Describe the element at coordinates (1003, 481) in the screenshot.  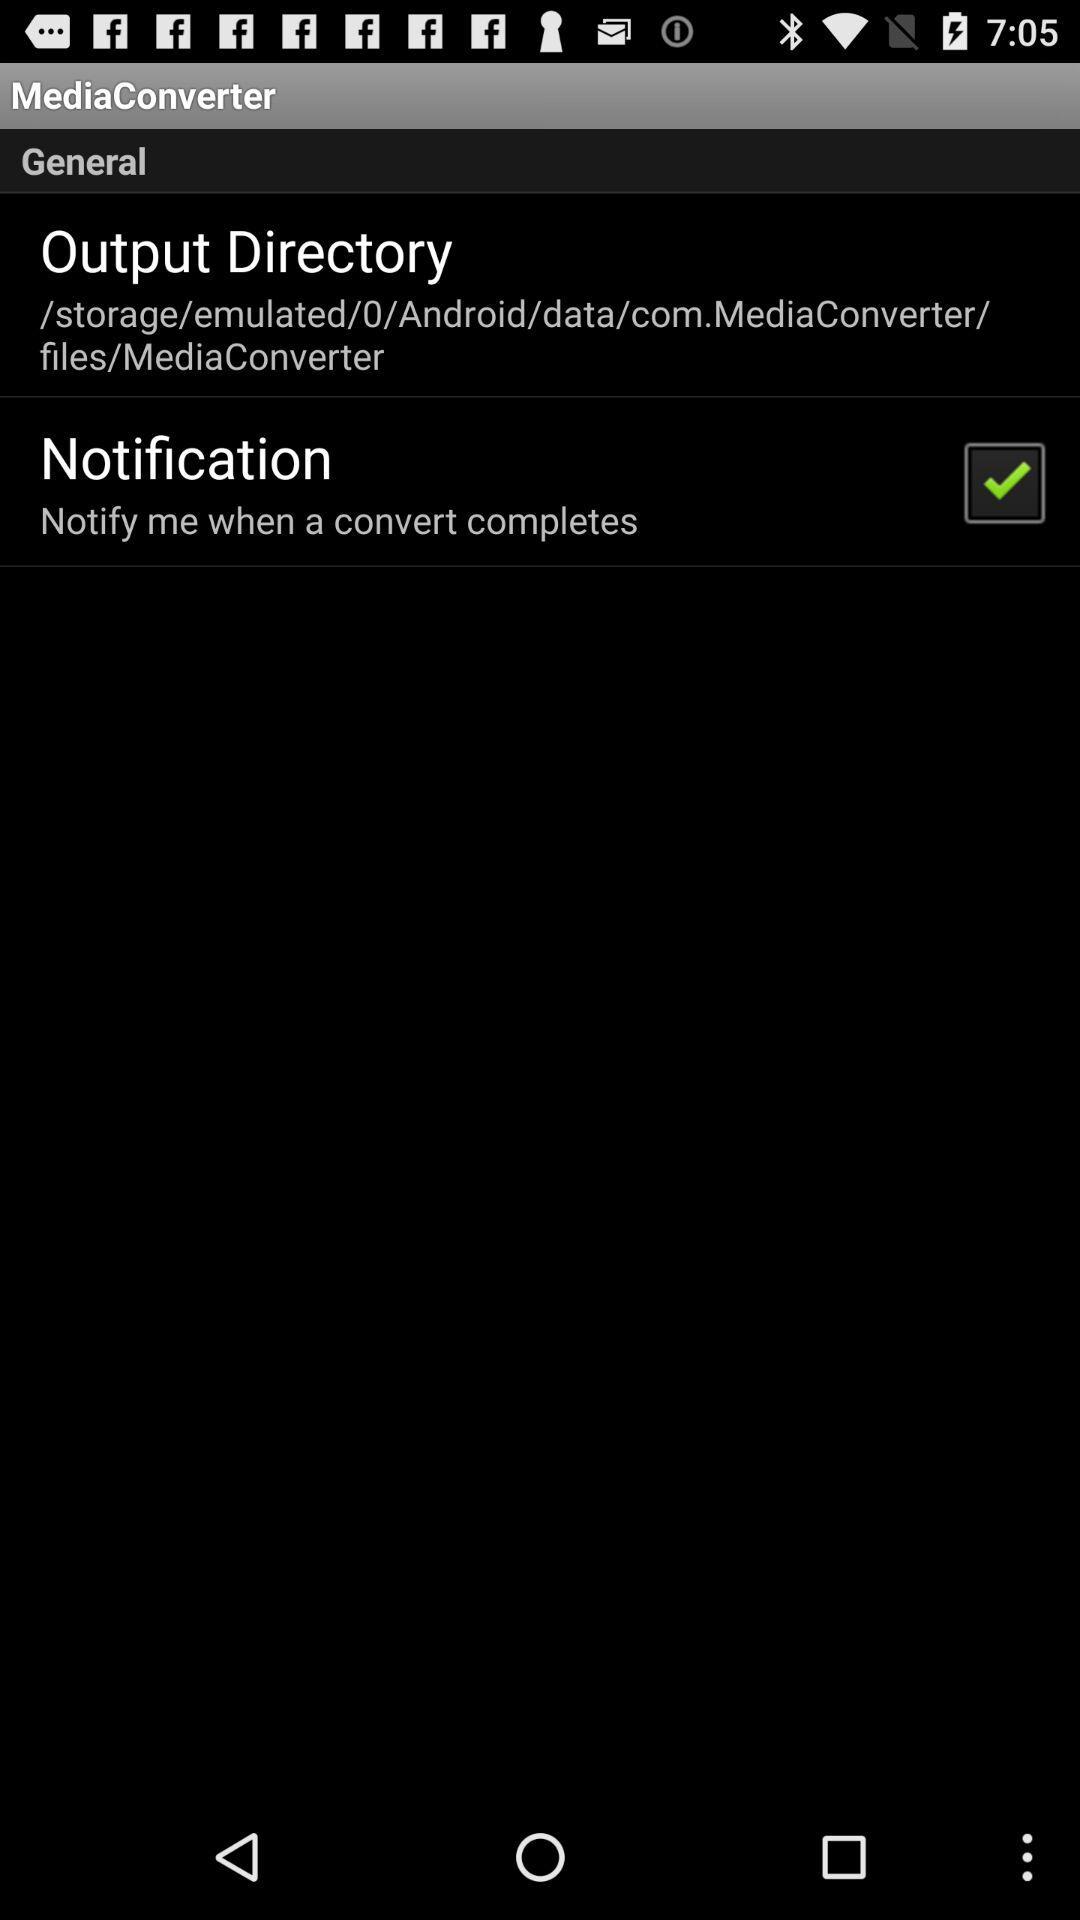
I see `the item to the right of the notify me when icon` at that location.